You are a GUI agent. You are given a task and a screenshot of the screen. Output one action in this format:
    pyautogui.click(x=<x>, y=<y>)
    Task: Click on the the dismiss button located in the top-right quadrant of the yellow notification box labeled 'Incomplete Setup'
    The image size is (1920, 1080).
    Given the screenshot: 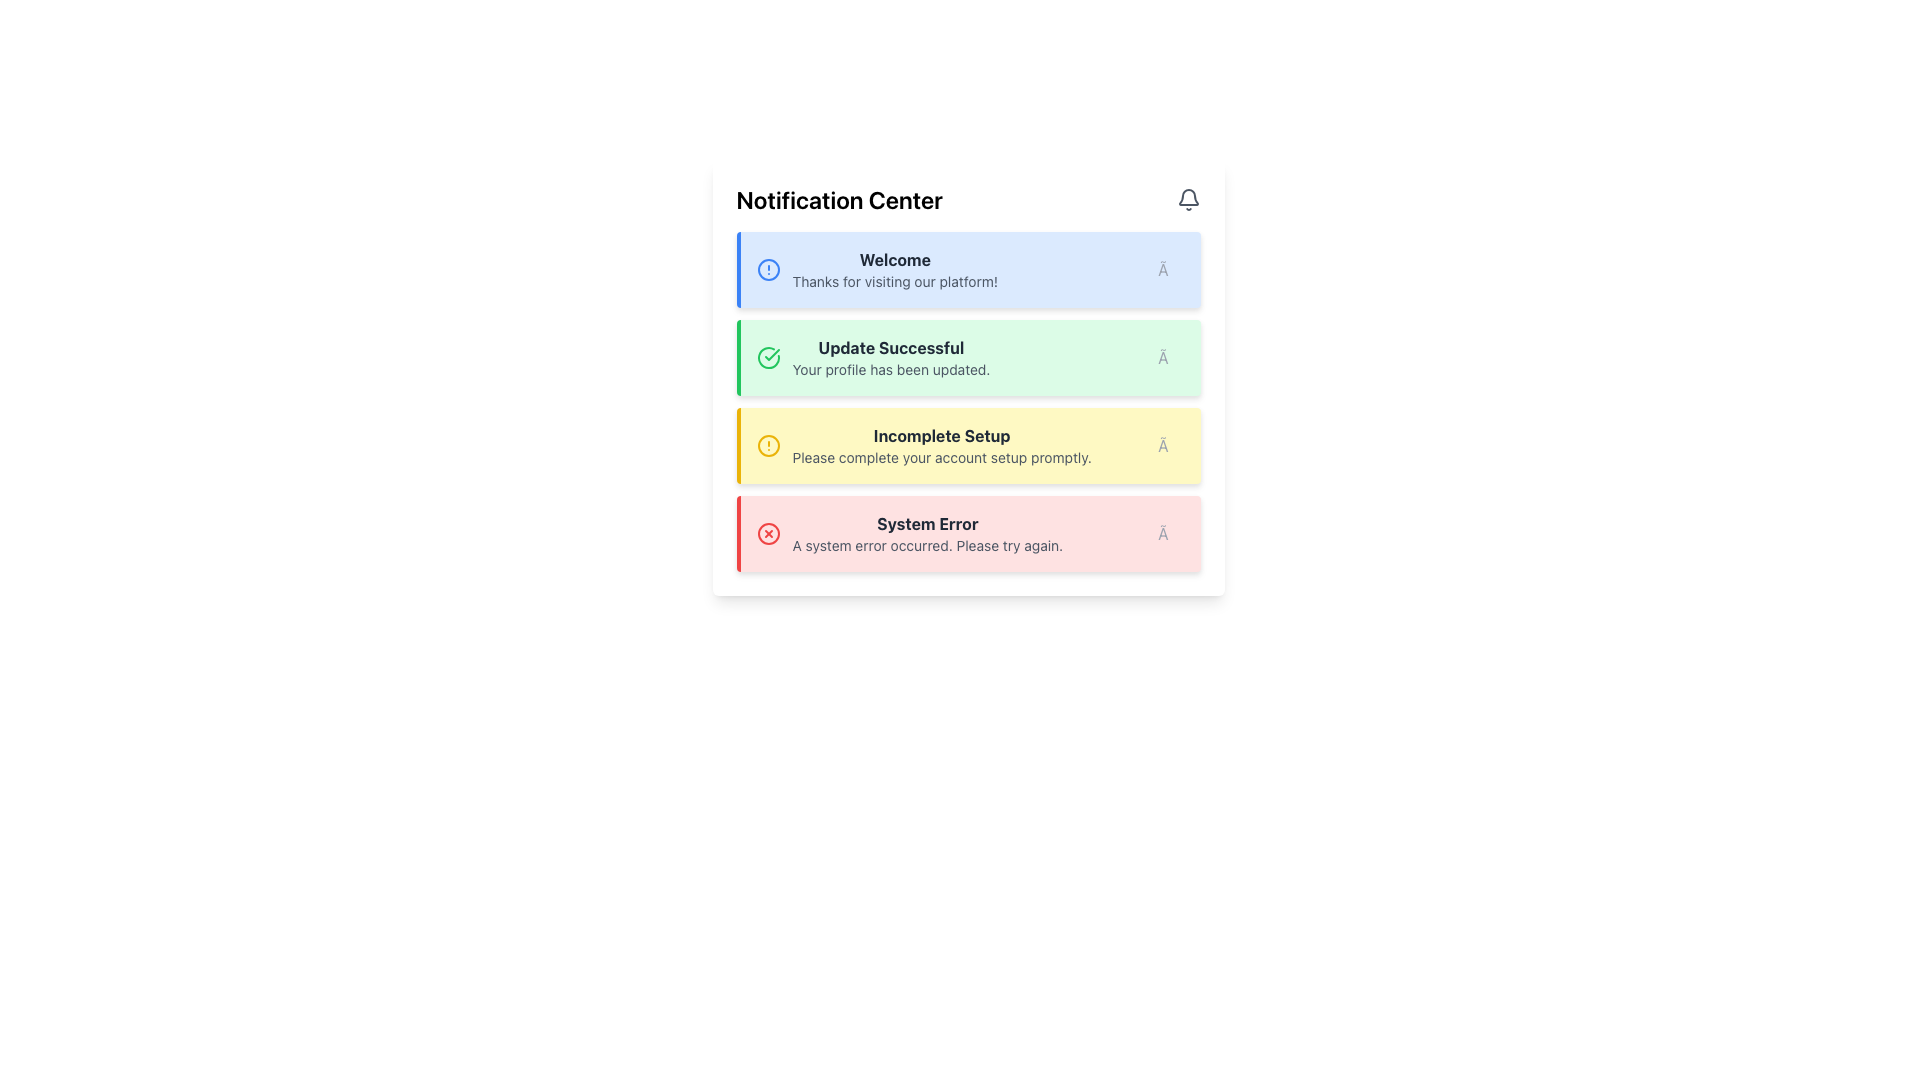 What is the action you would take?
    pyautogui.click(x=1171, y=445)
    